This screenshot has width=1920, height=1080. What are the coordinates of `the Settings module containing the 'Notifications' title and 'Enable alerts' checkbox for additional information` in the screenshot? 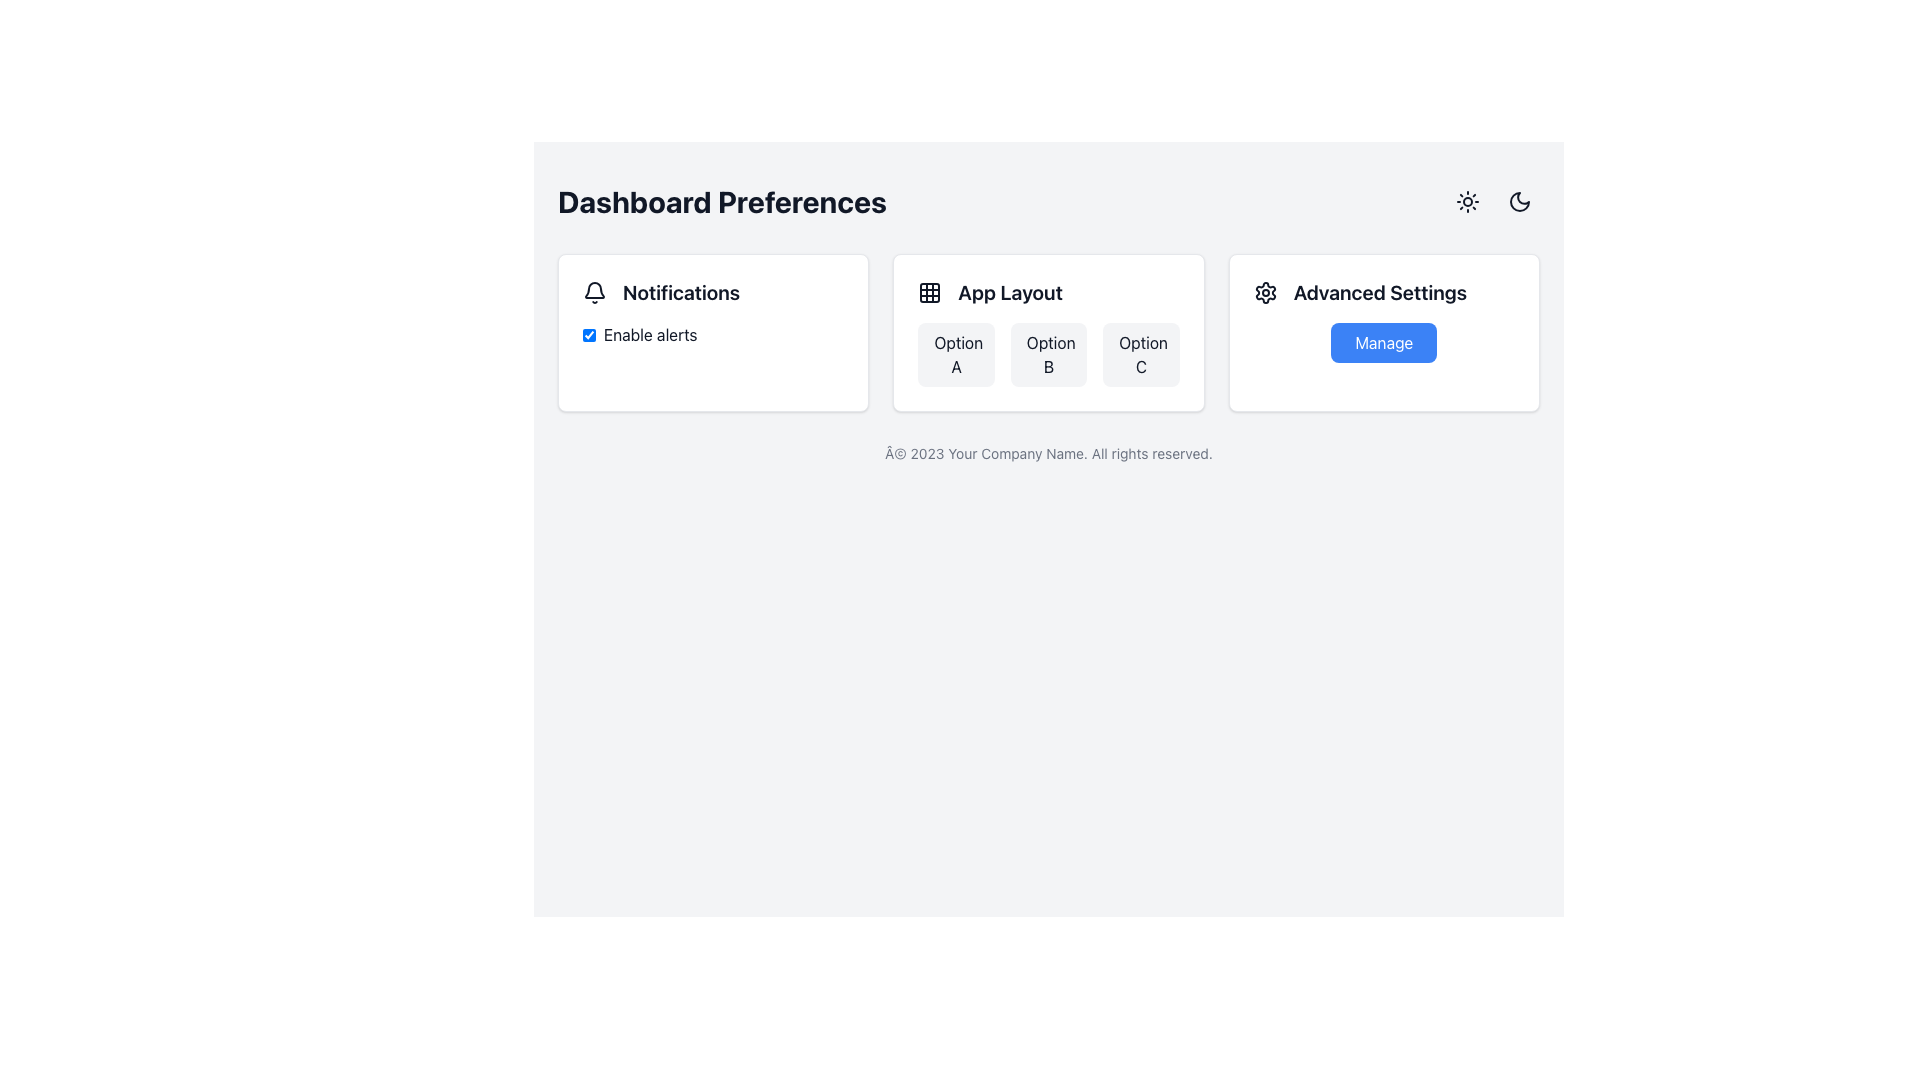 It's located at (713, 331).